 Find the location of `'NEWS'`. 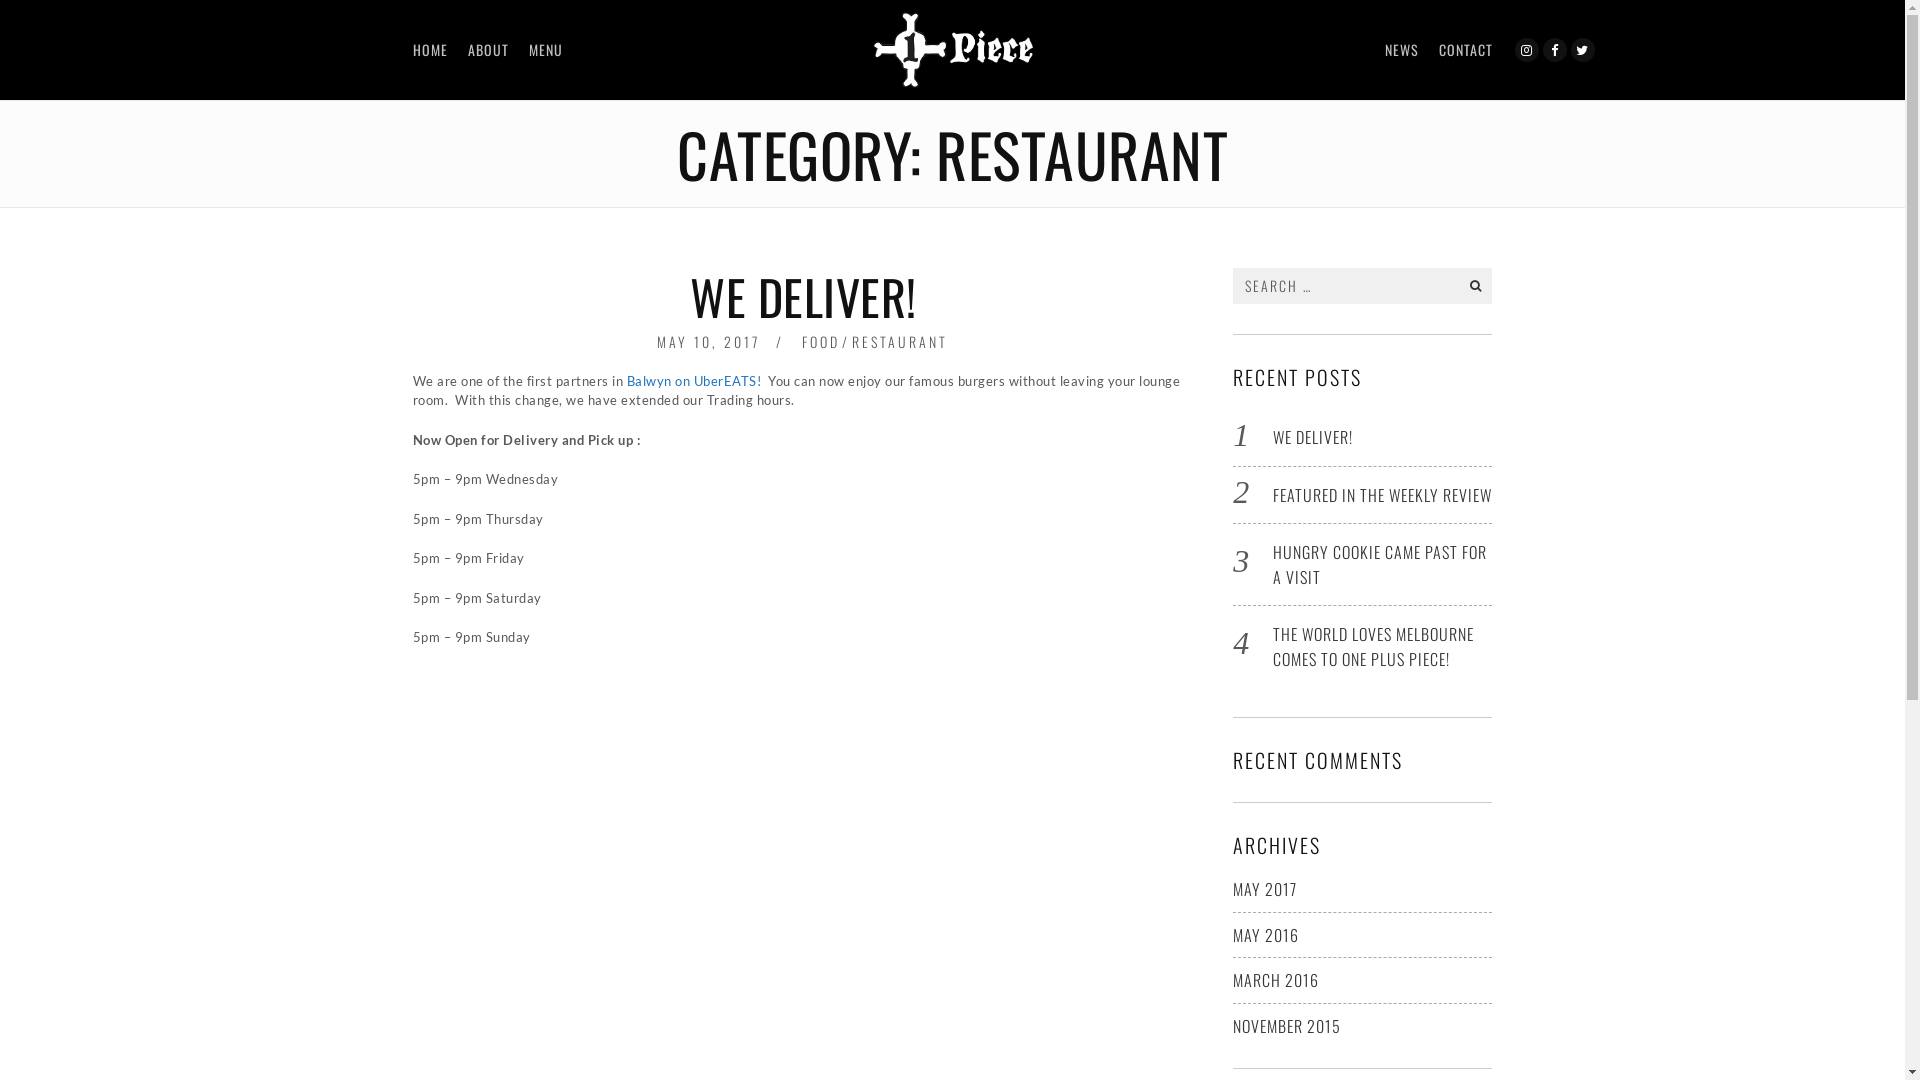

'NEWS' is located at coordinates (1382, 49).